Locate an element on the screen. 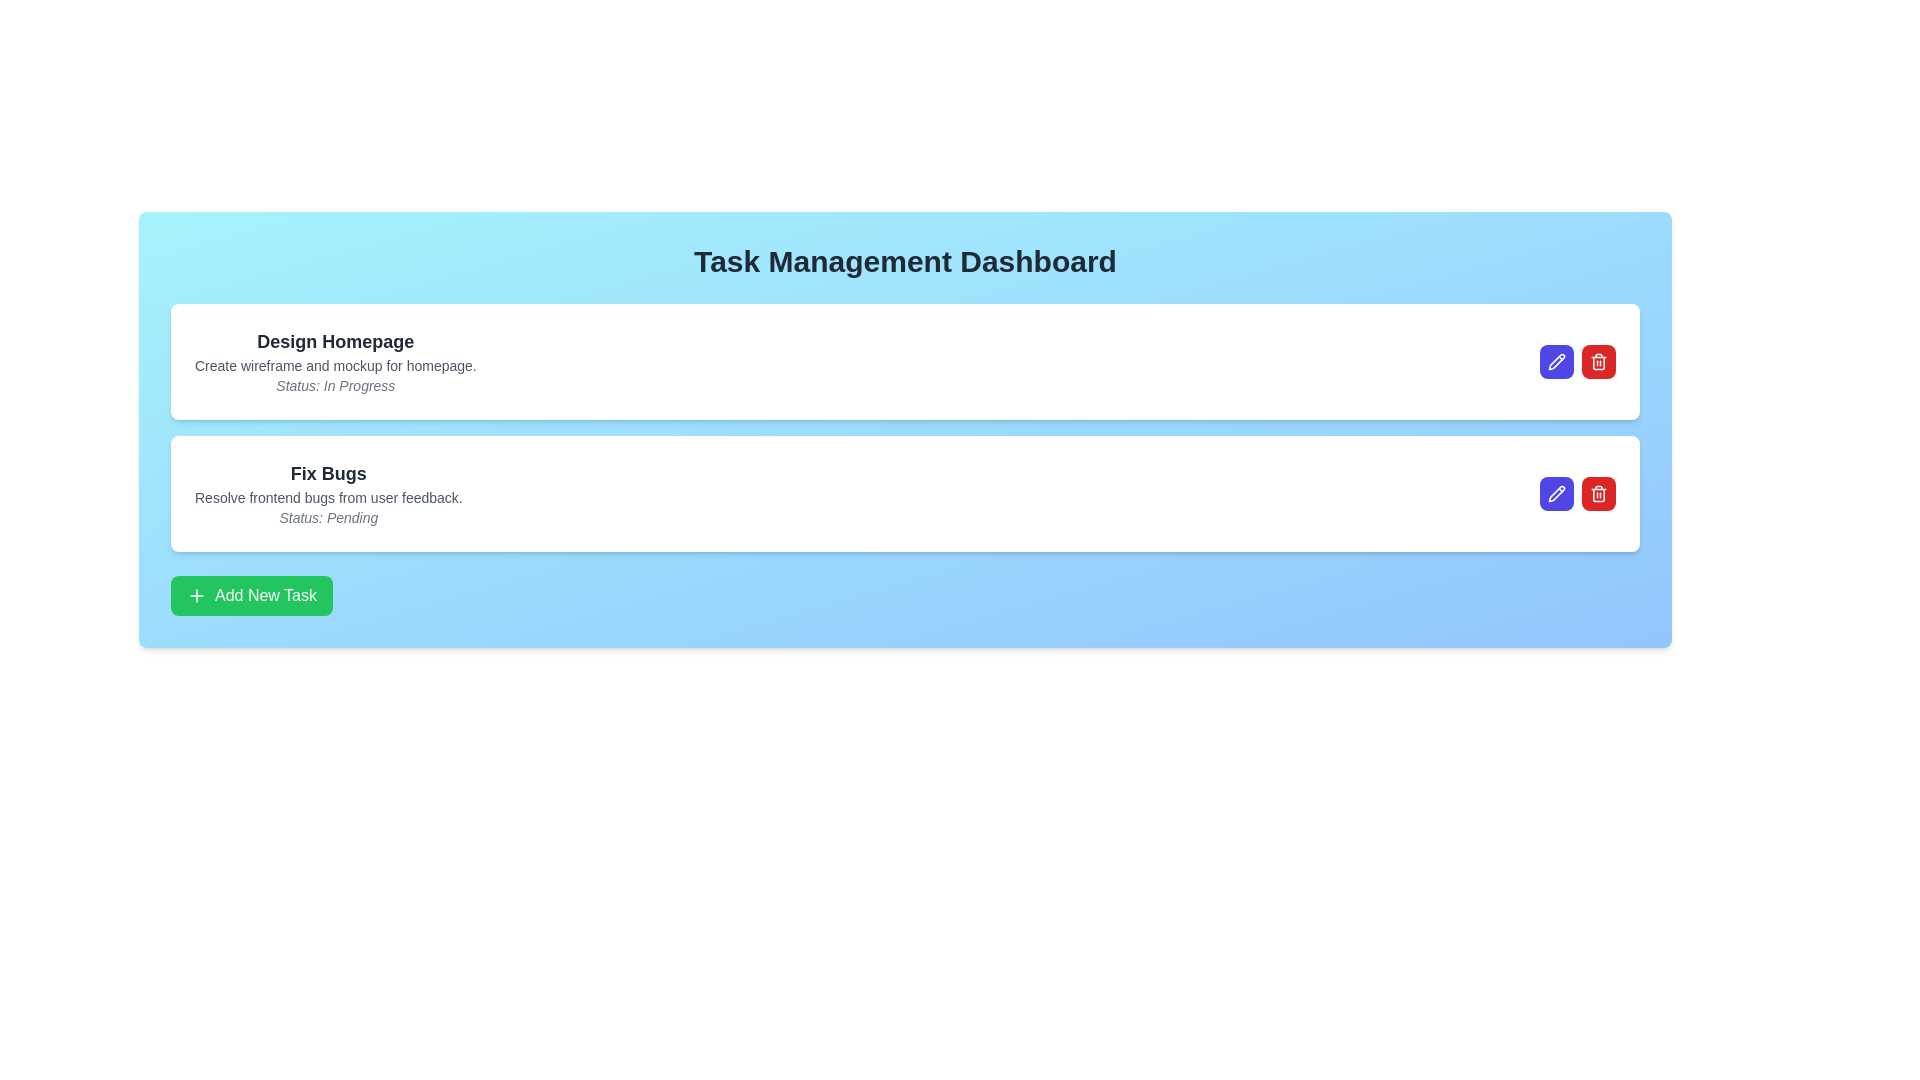  the first task in the task list, which displays the task's title, description, and current status is located at coordinates (335, 362).